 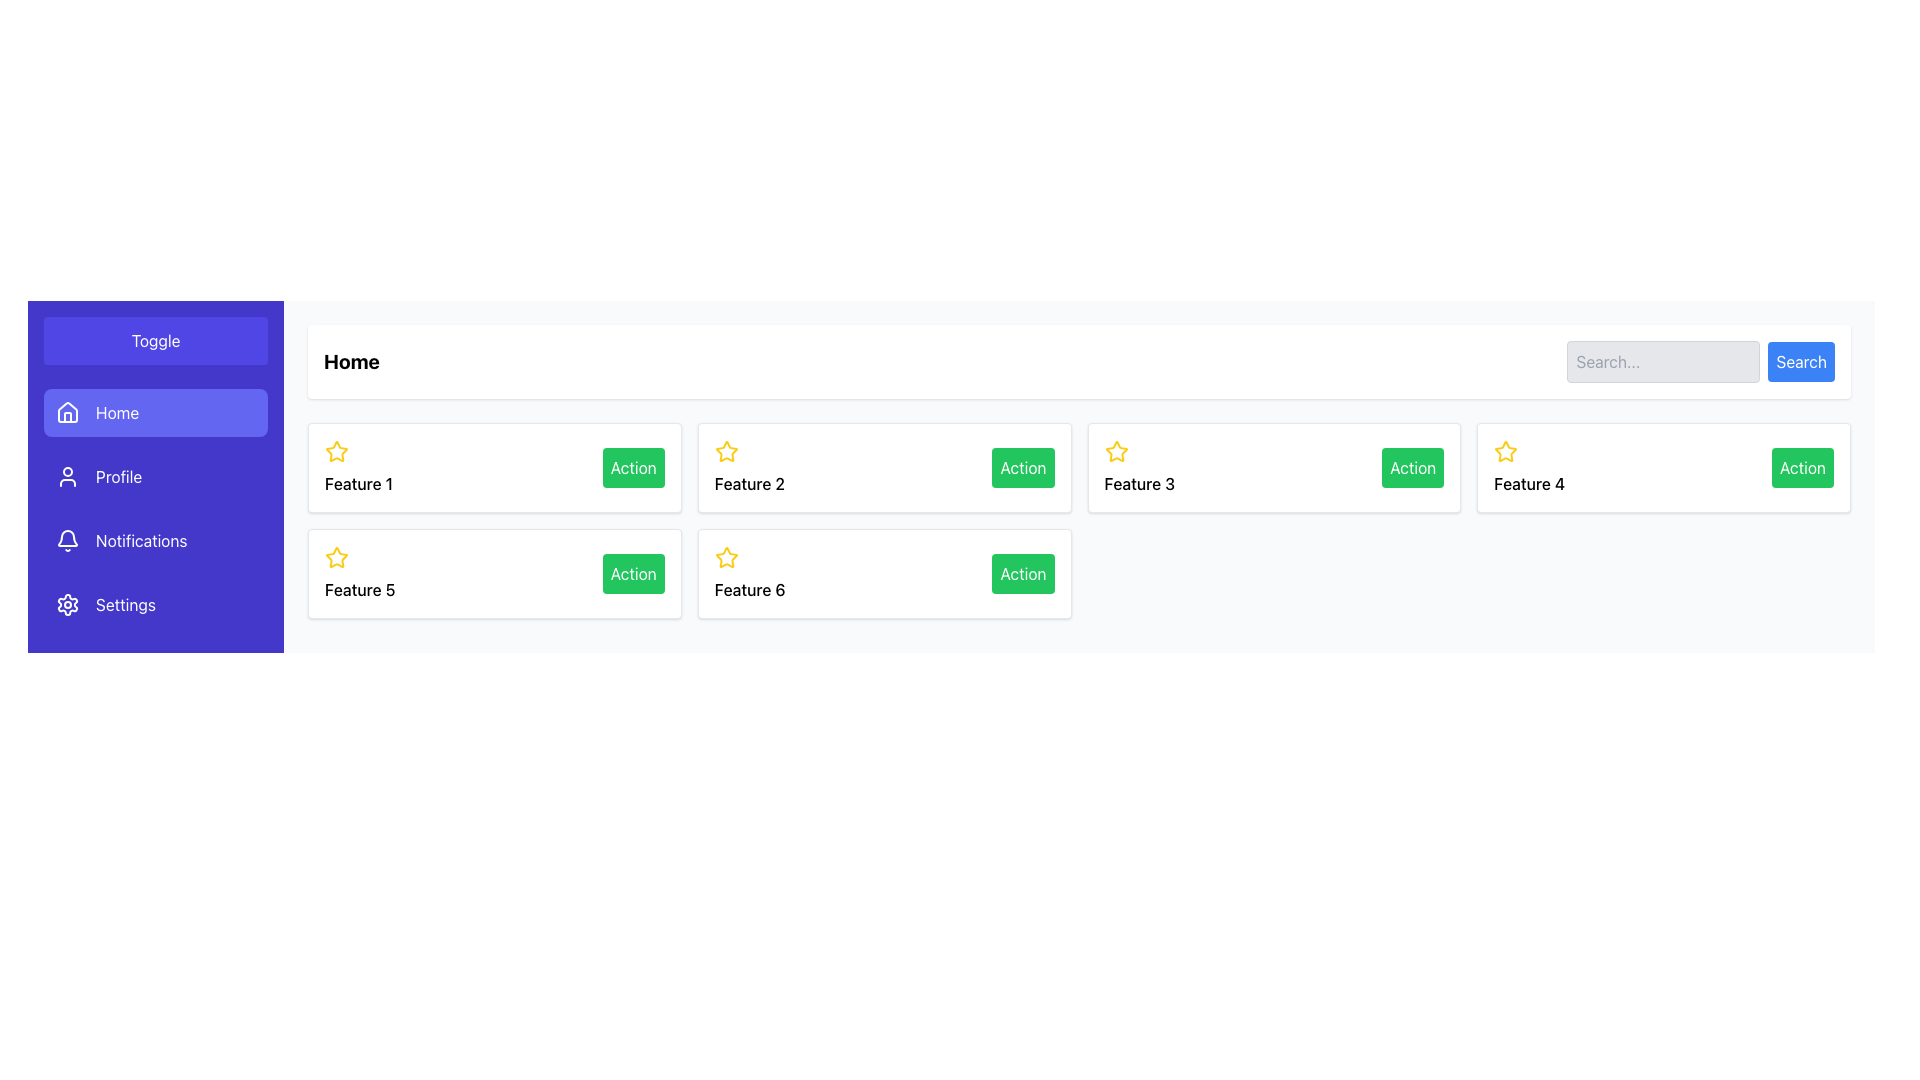 What do you see at coordinates (1506, 451) in the screenshot?
I see `the star icon in the top-left section of the 'Feature 4' card to rate it` at bounding box center [1506, 451].